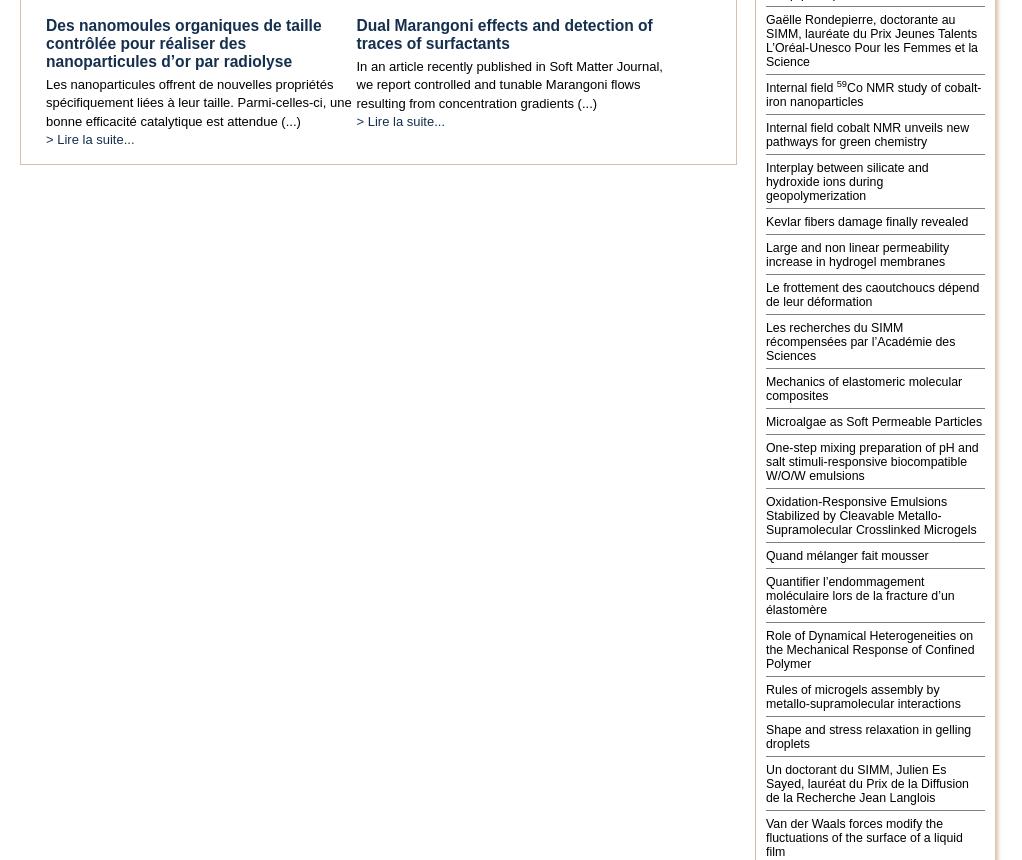 This screenshot has height=860, width=1022. What do you see at coordinates (504, 34) in the screenshot?
I see `'Dual Marangoni effects and detection of traces of surfactants'` at bounding box center [504, 34].